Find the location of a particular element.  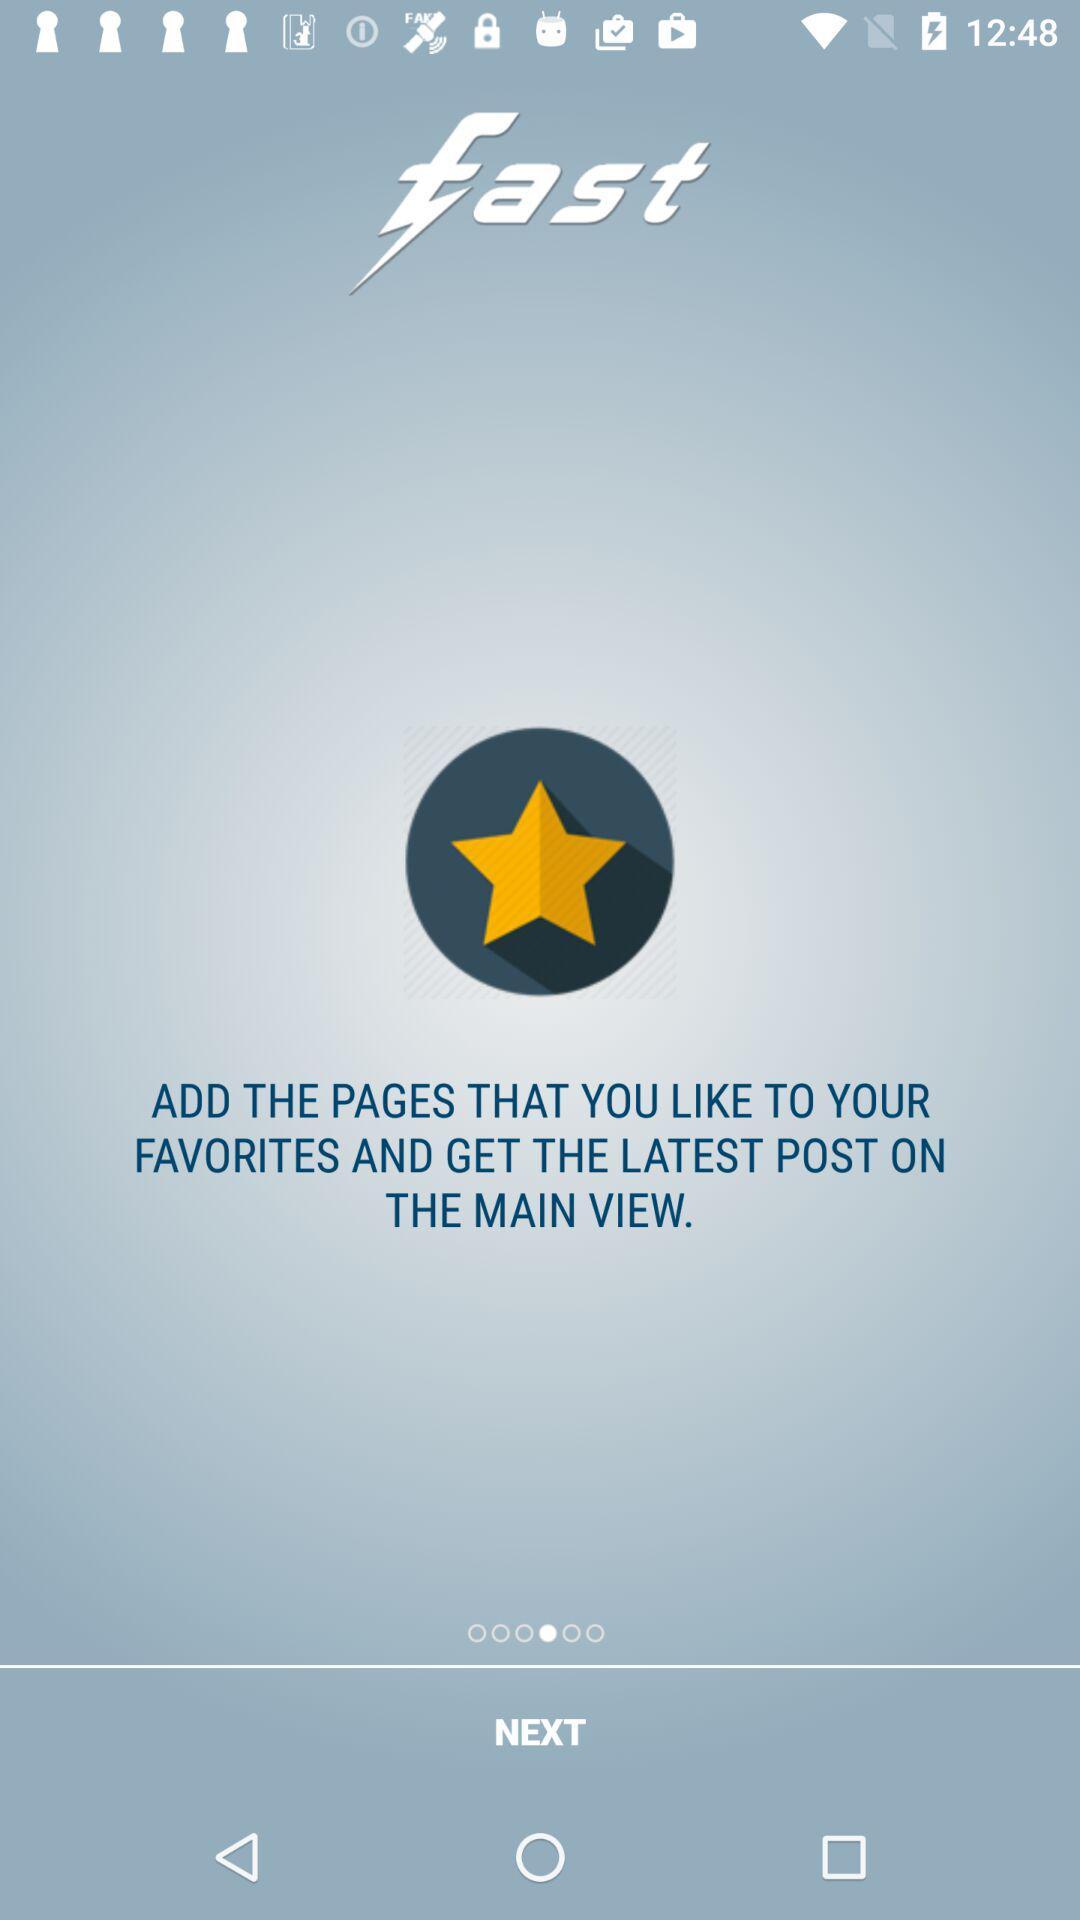

the next item is located at coordinates (540, 1730).